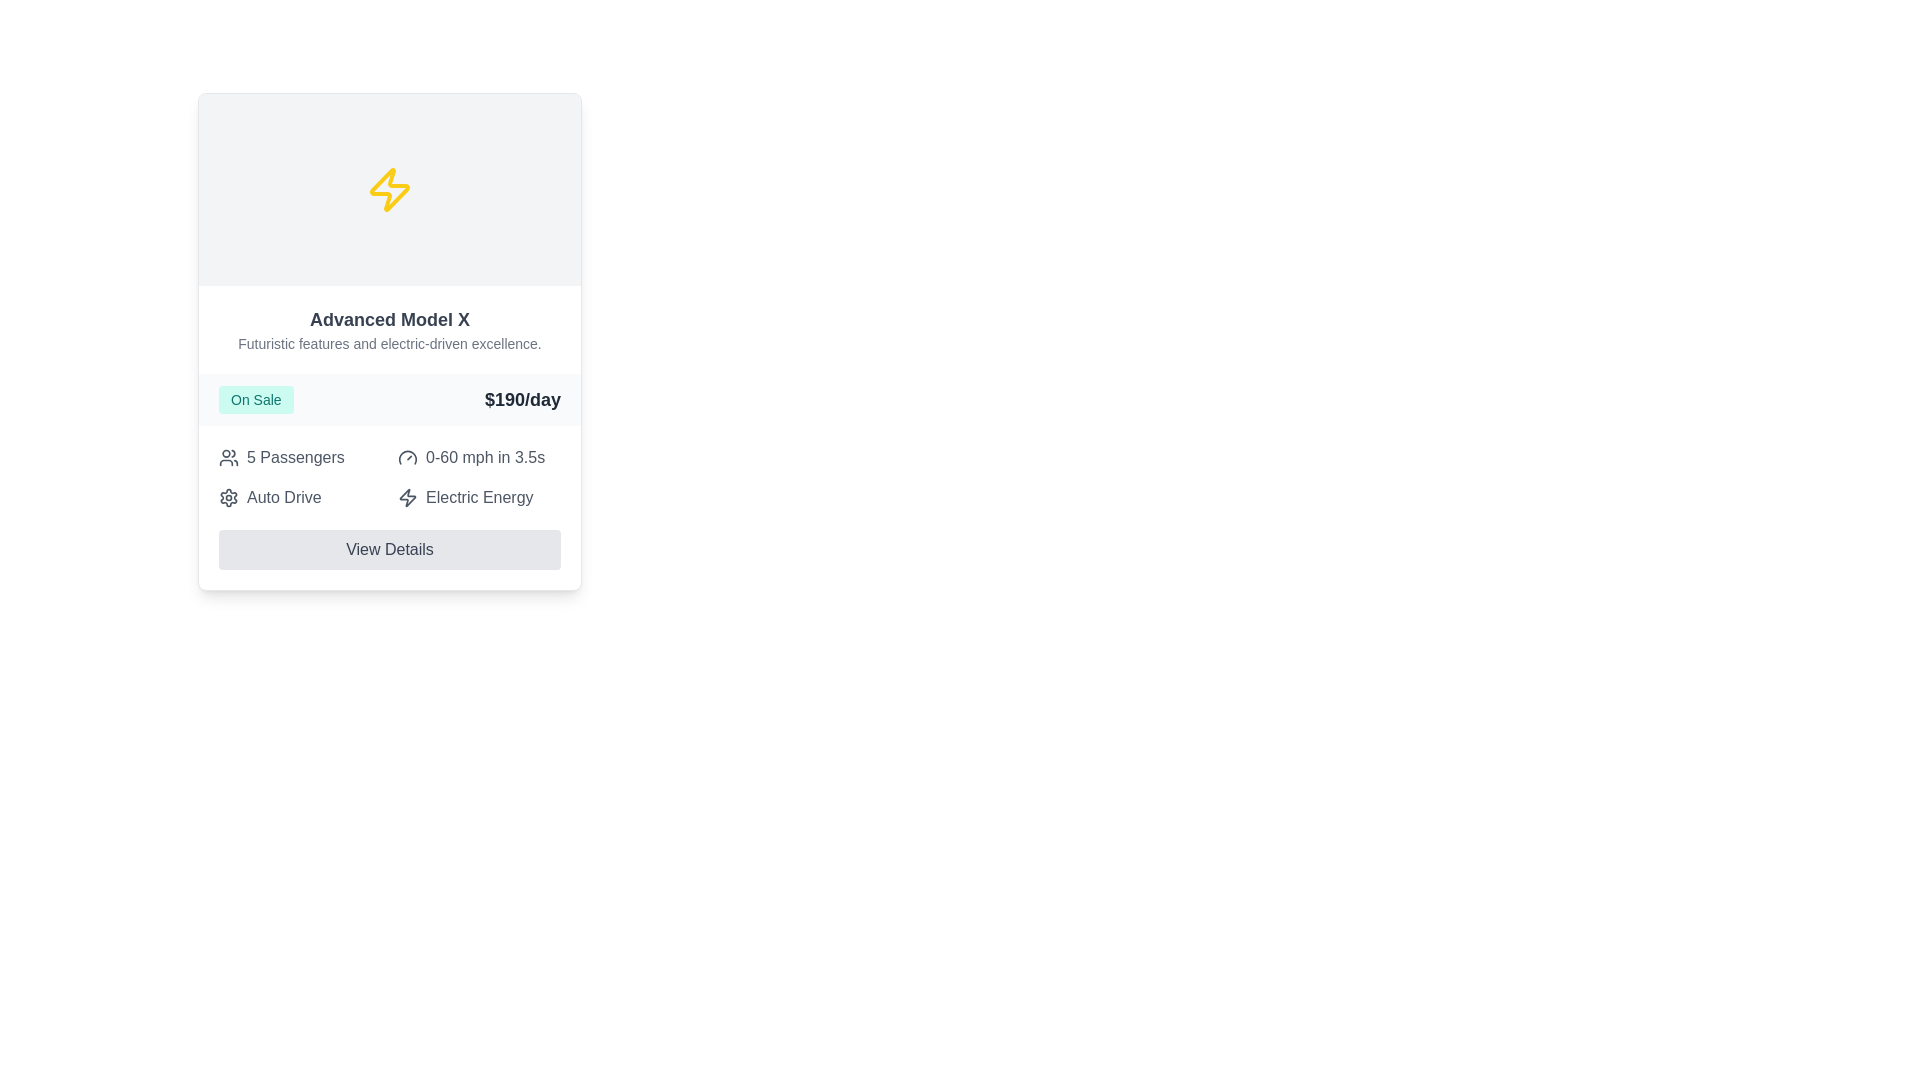 The image size is (1920, 1080). Describe the element at coordinates (299, 496) in the screenshot. I see `the Label with icon that provides information about the 'Auto Drive' feature, located beneath '5 Passengers' and above 'Electric Energy' within the grid layout` at that location.